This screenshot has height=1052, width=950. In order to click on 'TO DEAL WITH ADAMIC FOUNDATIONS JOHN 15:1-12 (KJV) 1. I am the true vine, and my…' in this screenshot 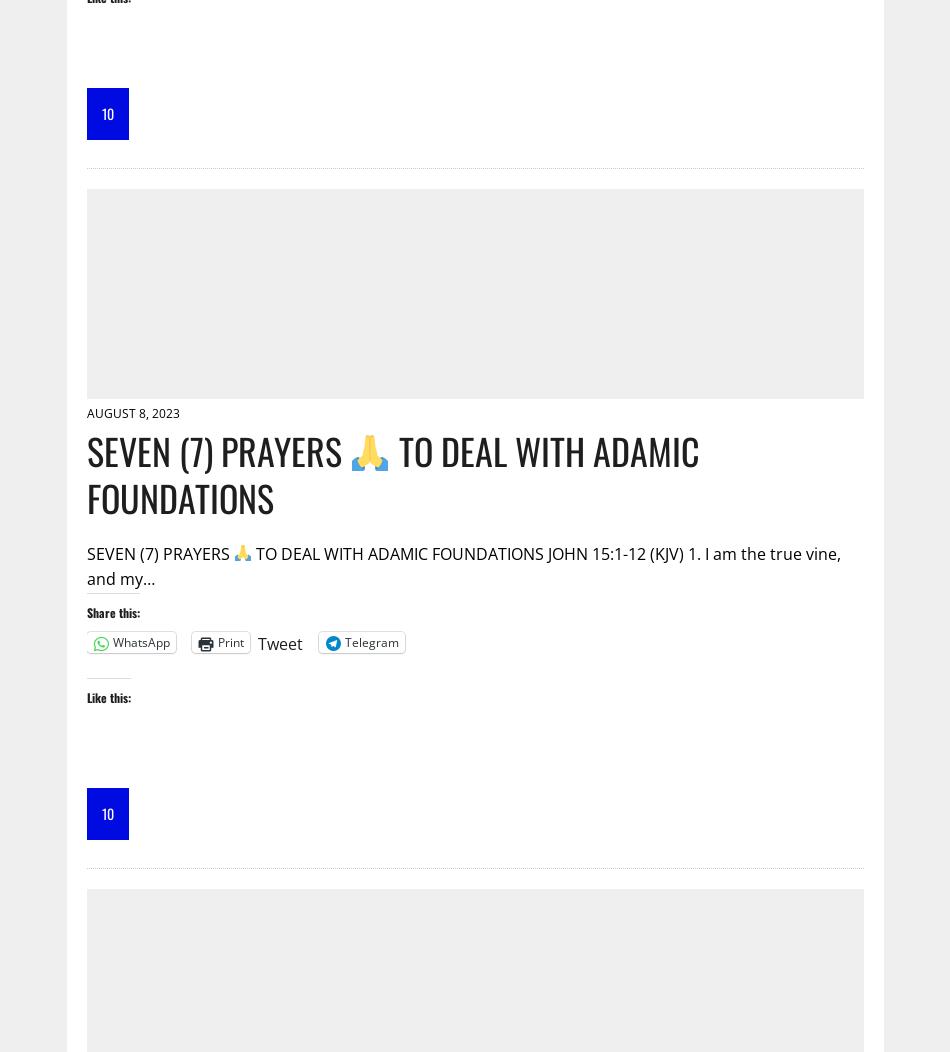, I will do `click(462, 565)`.